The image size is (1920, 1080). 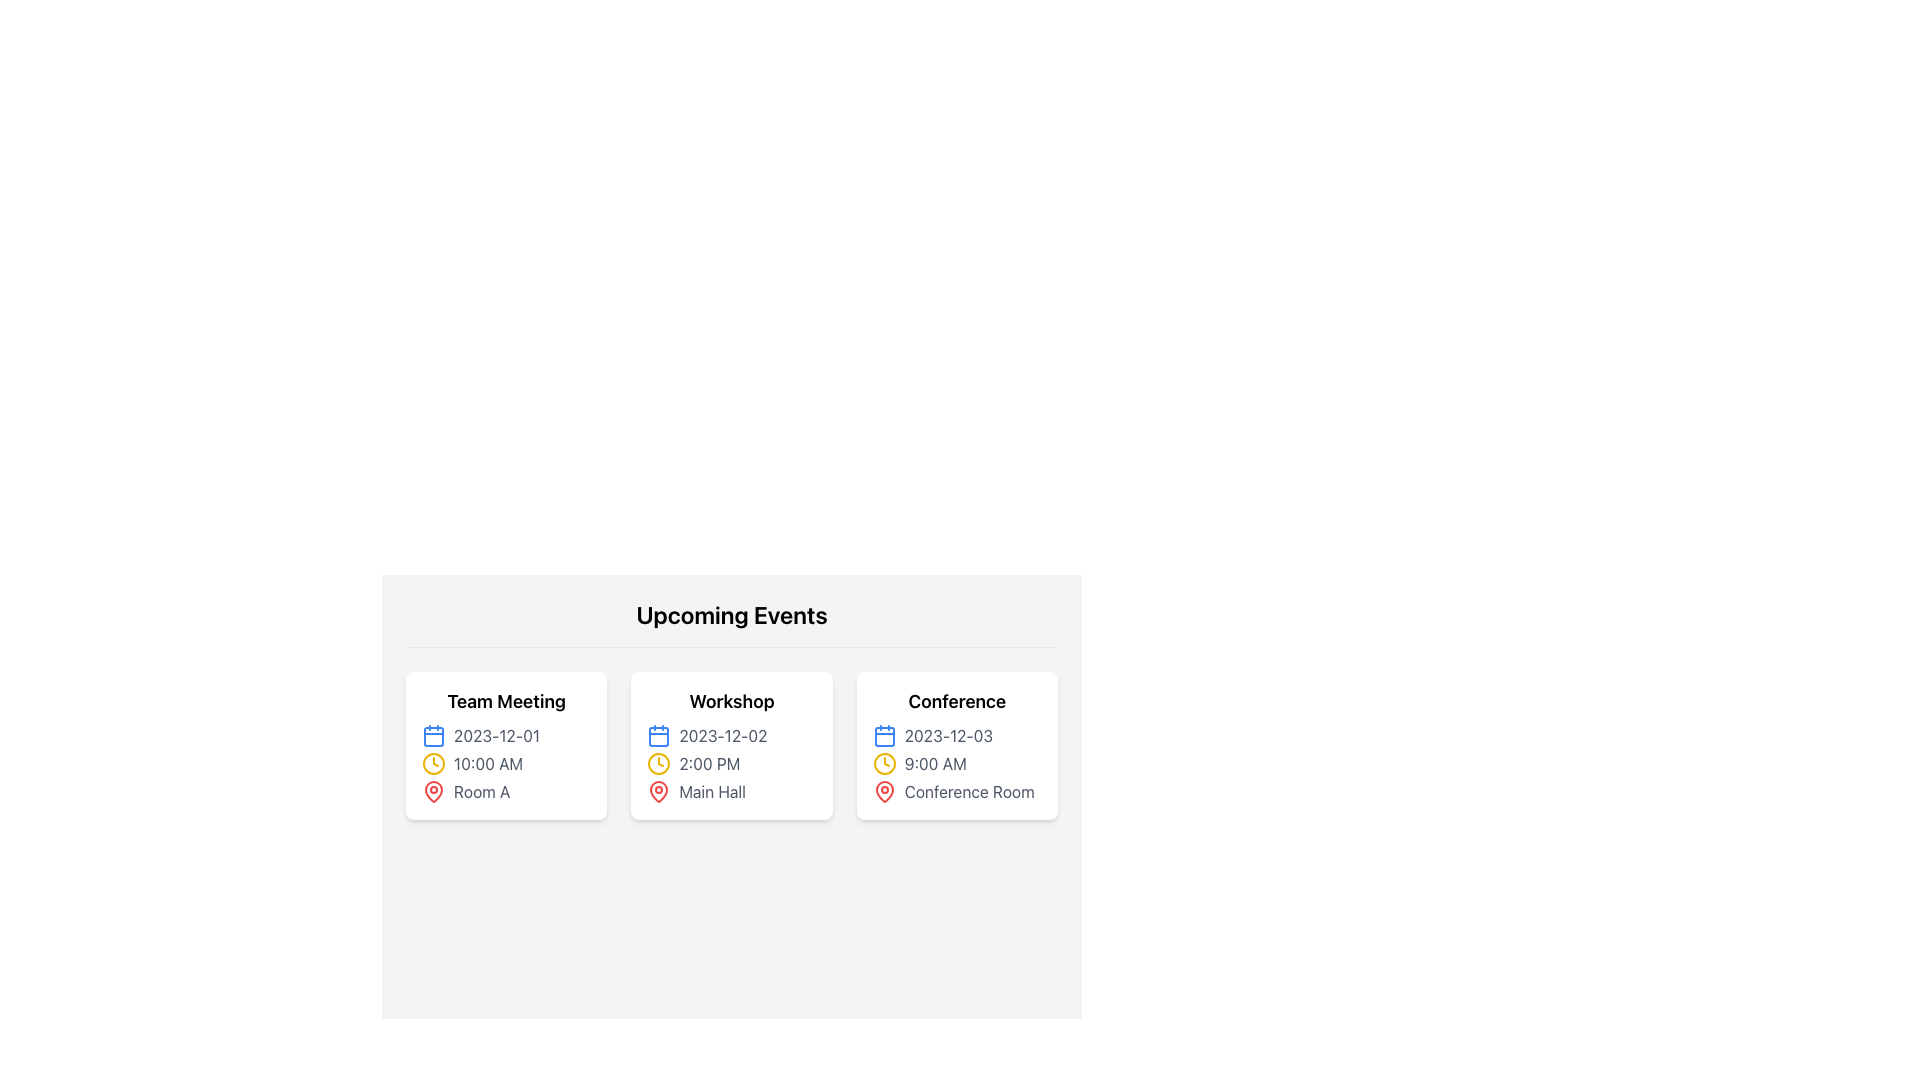 What do you see at coordinates (730, 763) in the screenshot?
I see `the time string '2:00 PM' styled in gray with an adjacent yellow clock icon within the light card interface for the 'Workshop' event` at bounding box center [730, 763].